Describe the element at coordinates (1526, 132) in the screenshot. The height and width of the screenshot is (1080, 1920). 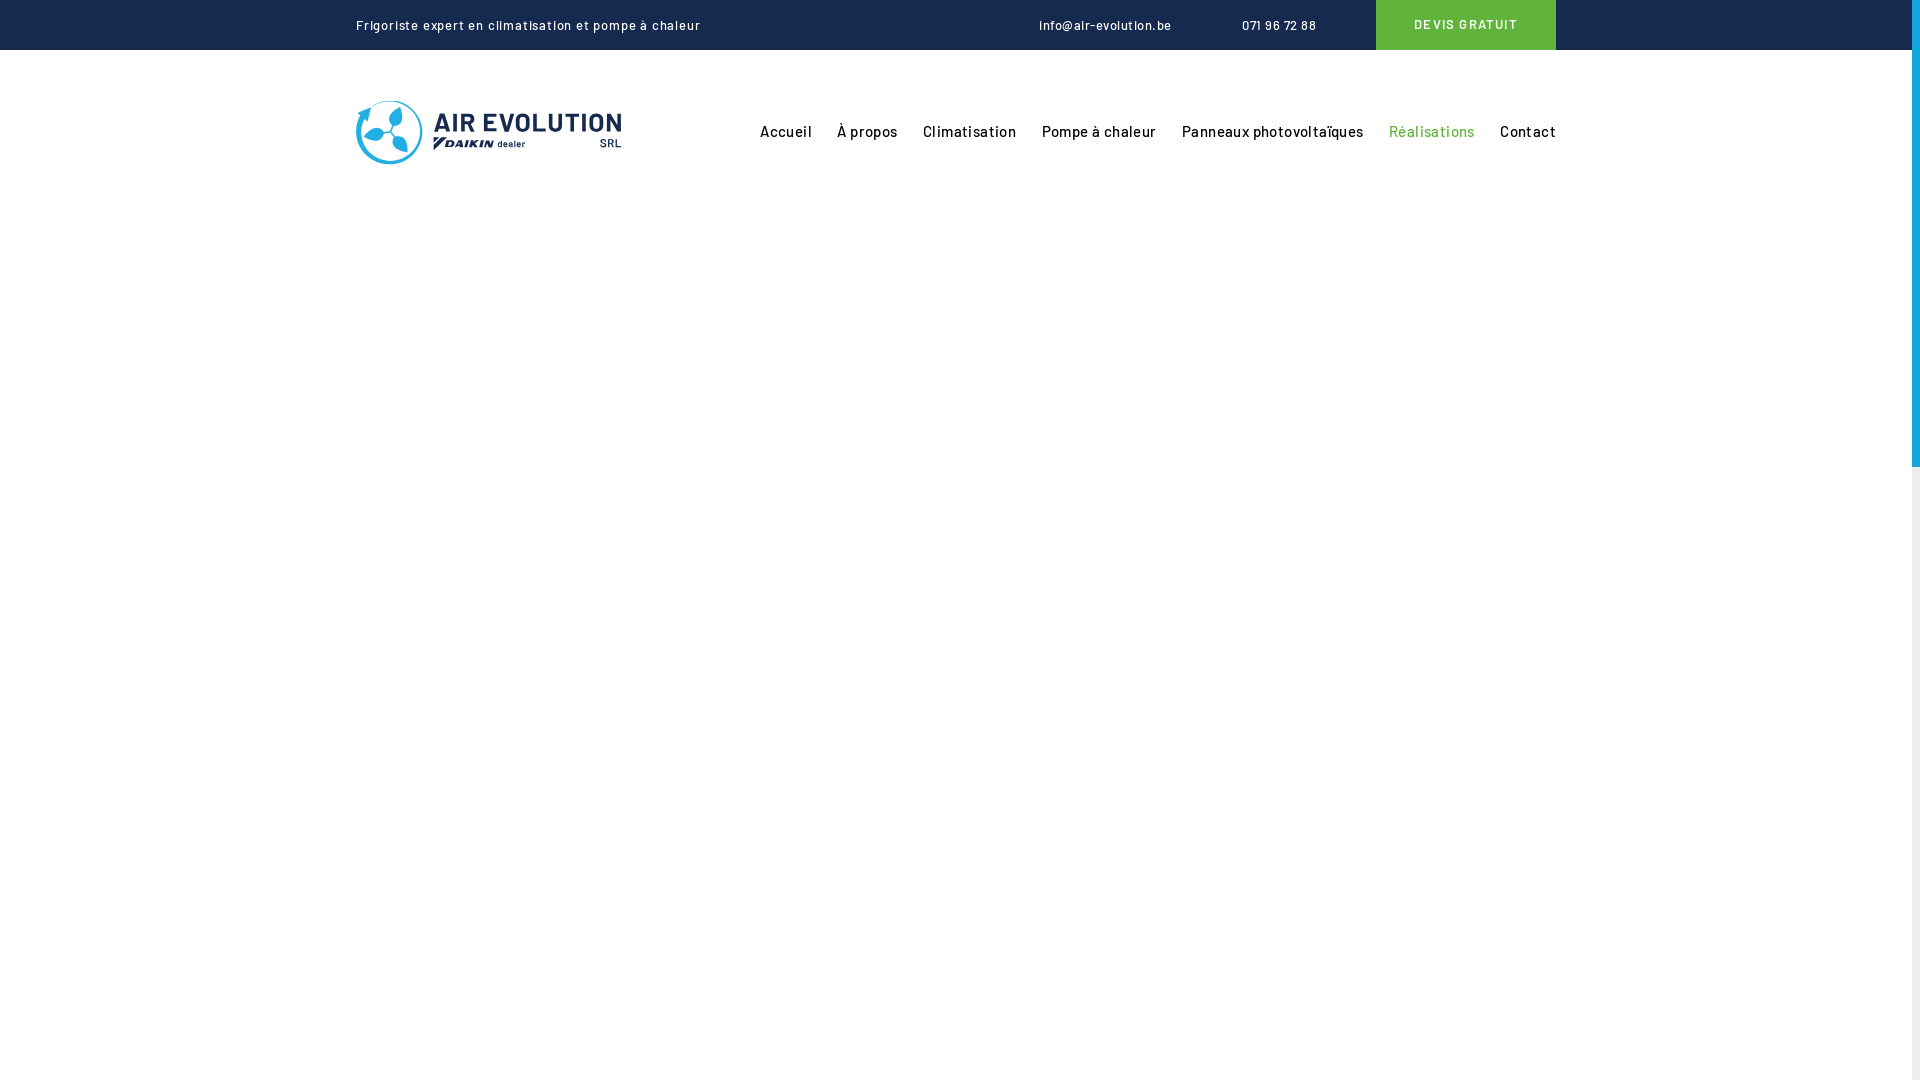
I see `'Contact'` at that location.